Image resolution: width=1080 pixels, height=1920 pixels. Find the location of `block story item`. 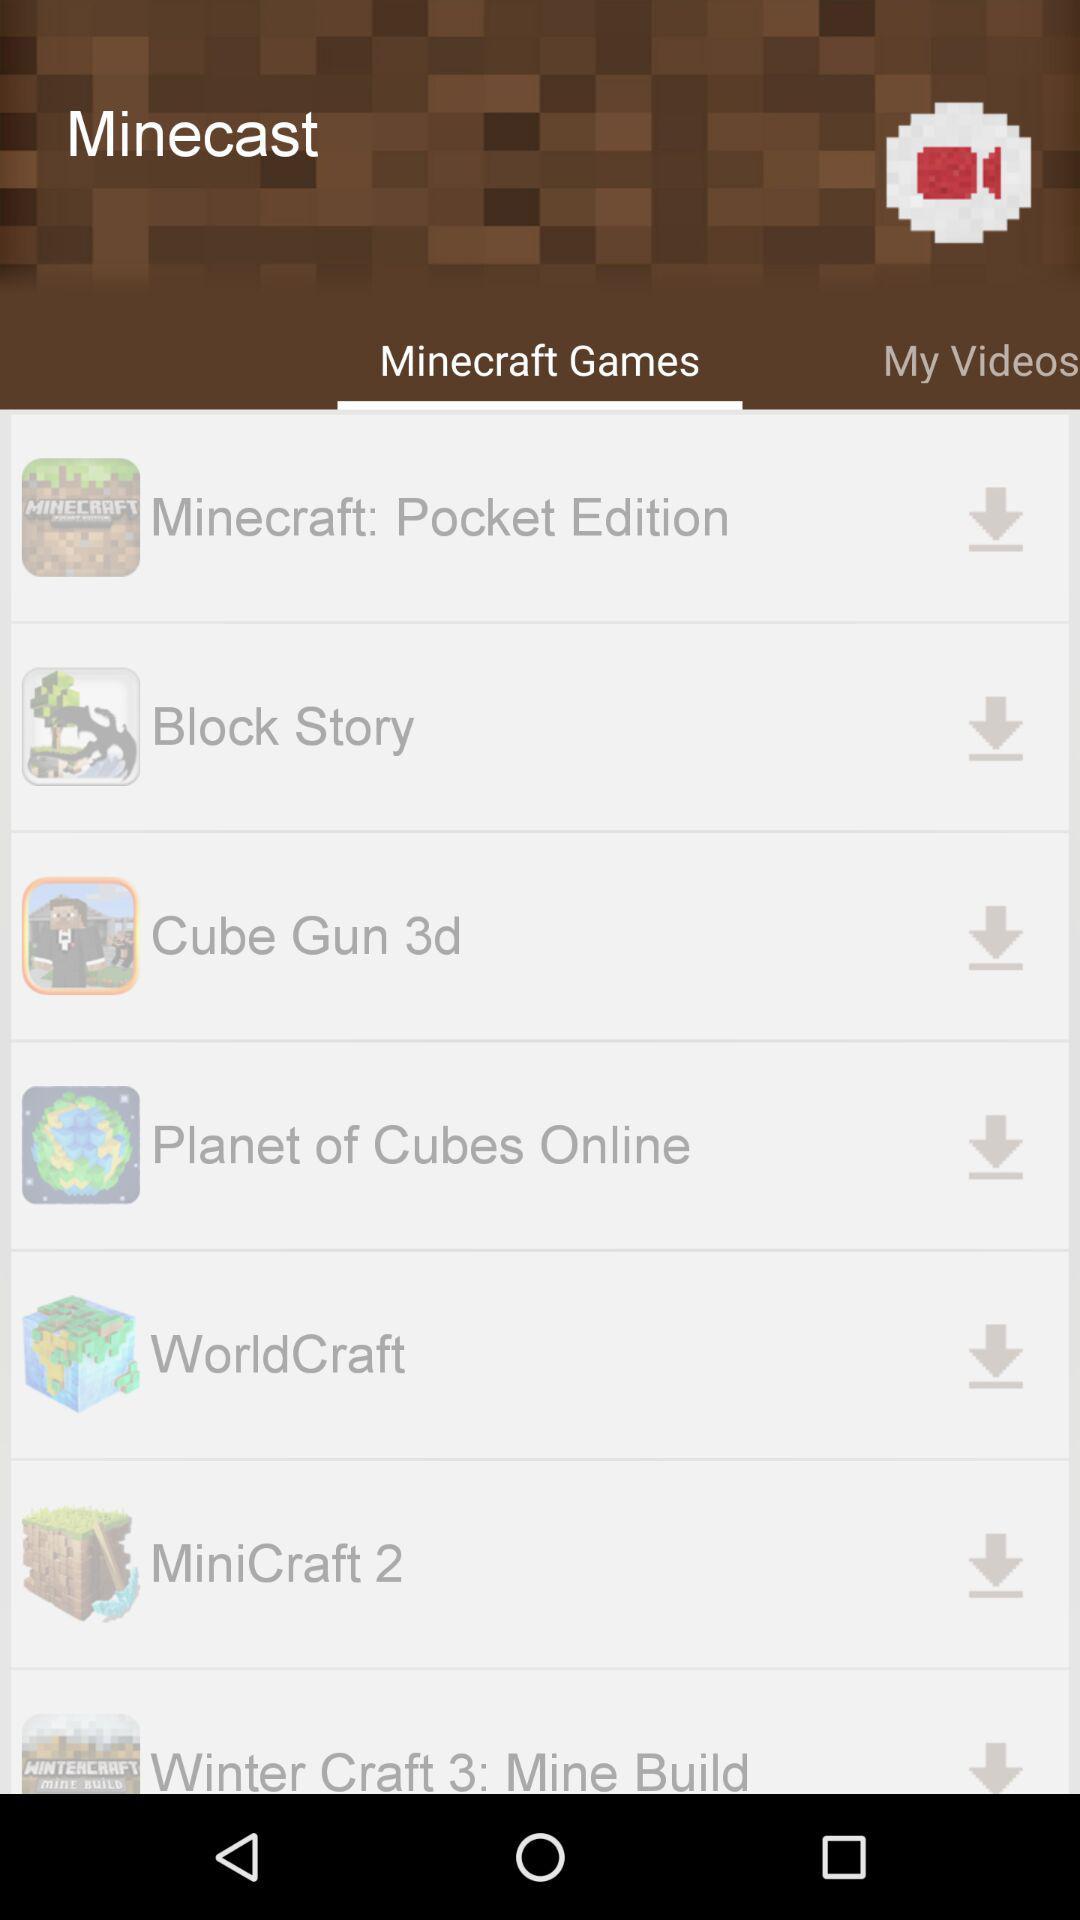

block story item is located at coordinates (608, 725).